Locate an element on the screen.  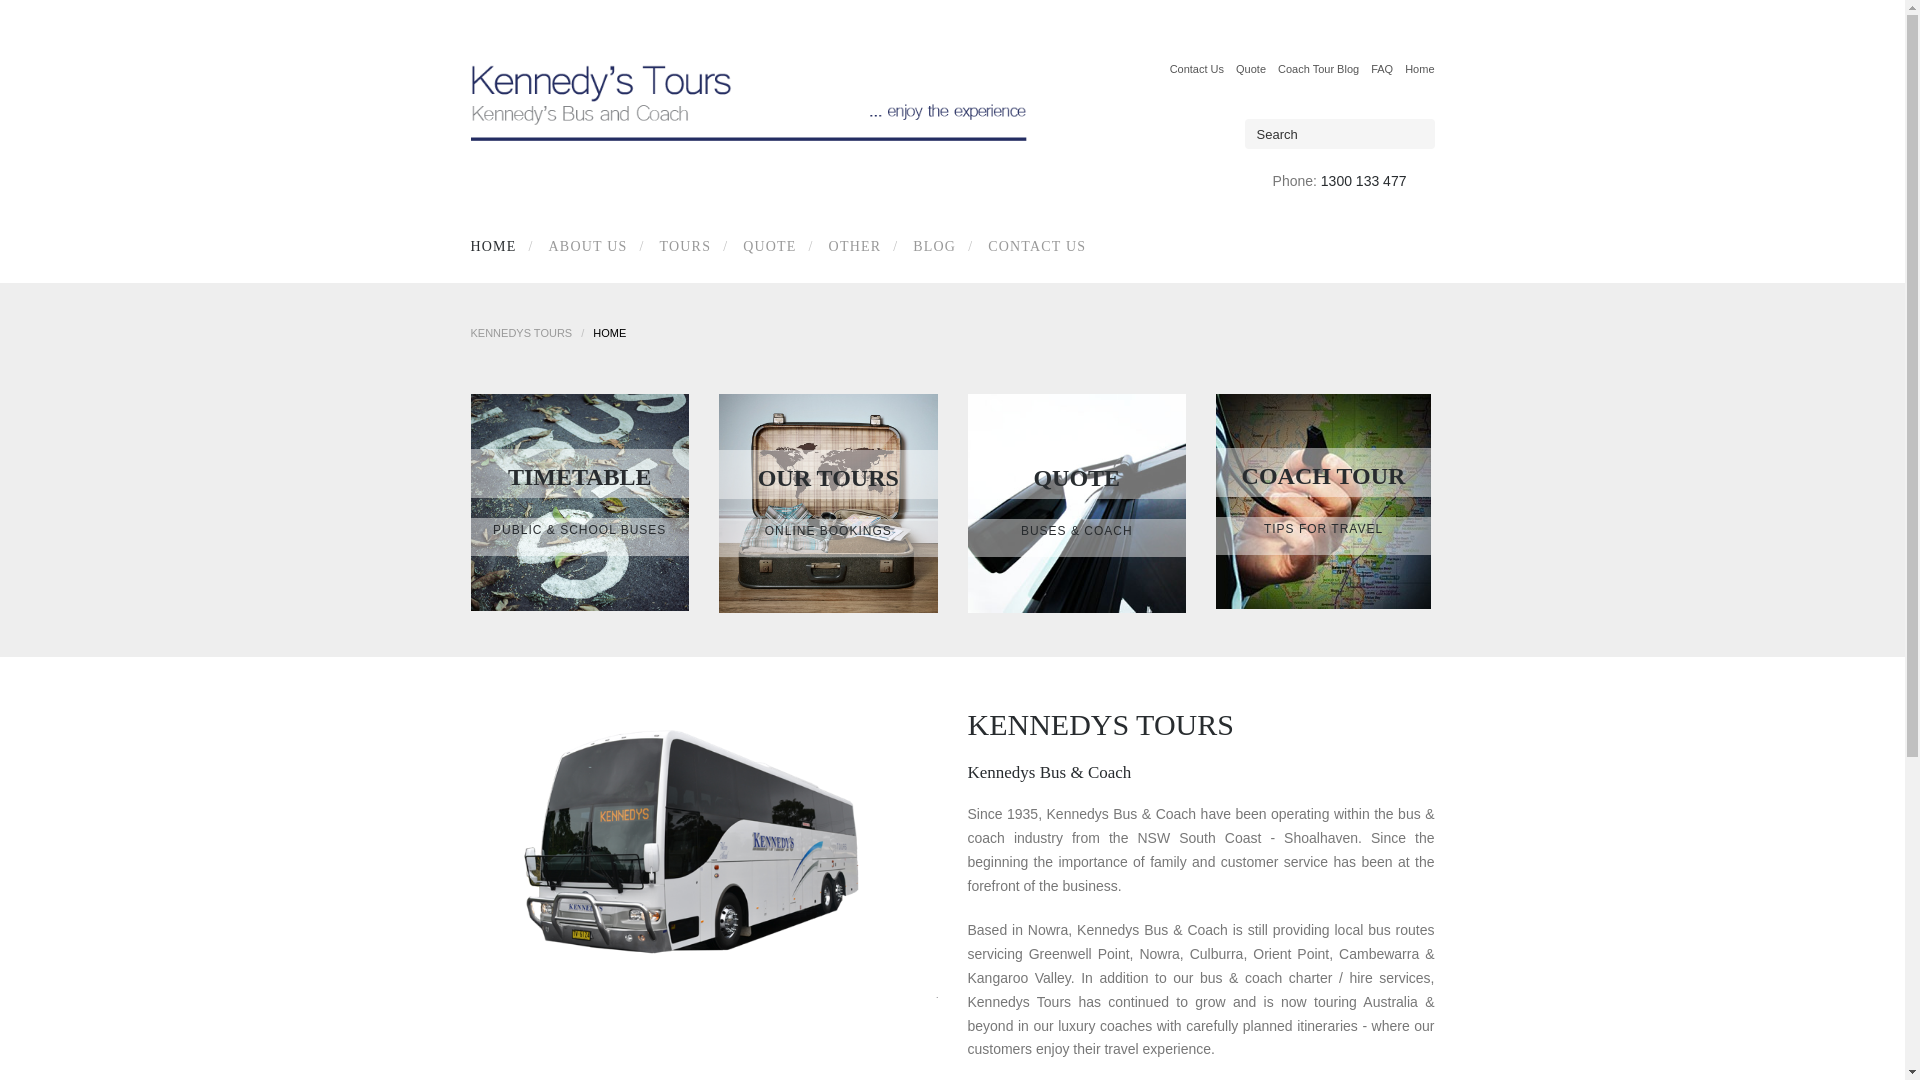
'PUBLIC & SCHOOL BUSES' is located at coordinates (578, 528).